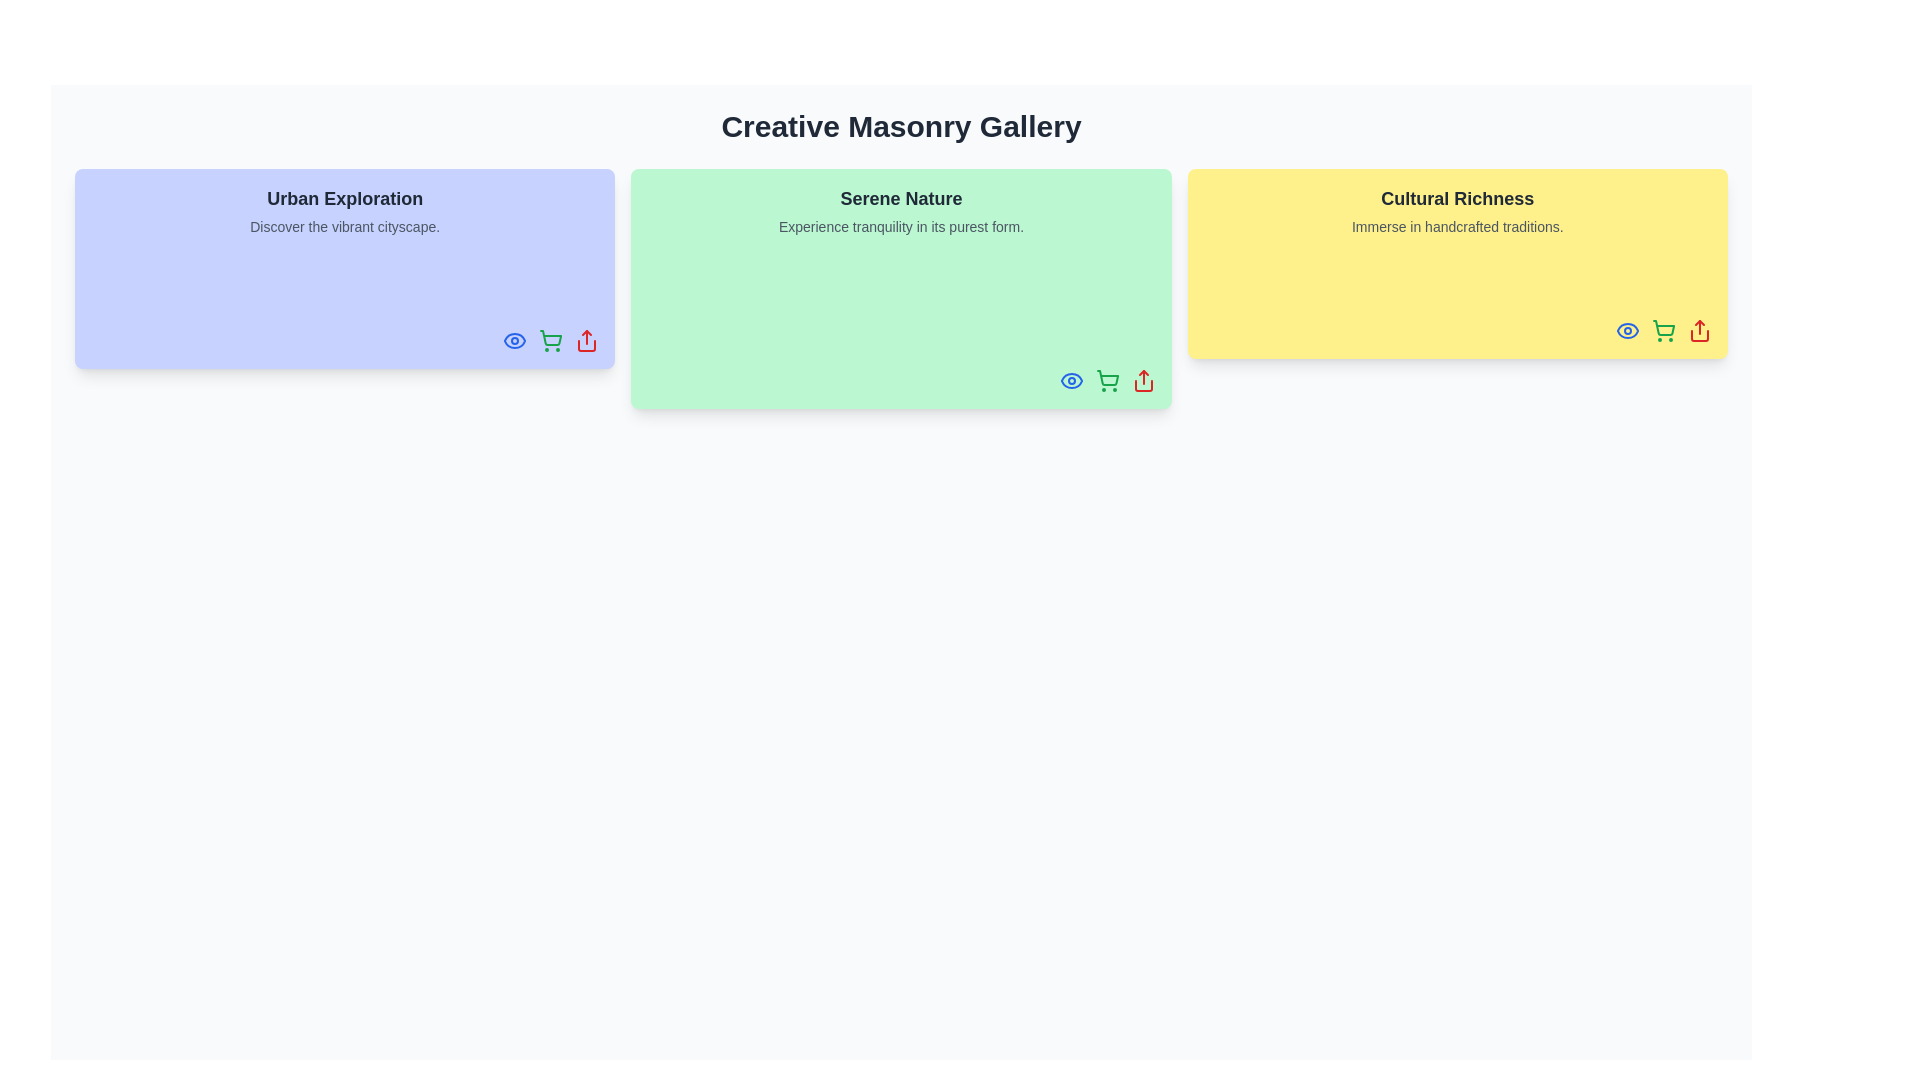 This screenshot has height=1080, width=1920. Describe the element at coordinates (1106, 378) in the screenshot. I see `the shopping cart icon located in the bottom-right segment of the green tile labeled 'Serene Nature'` at that location.